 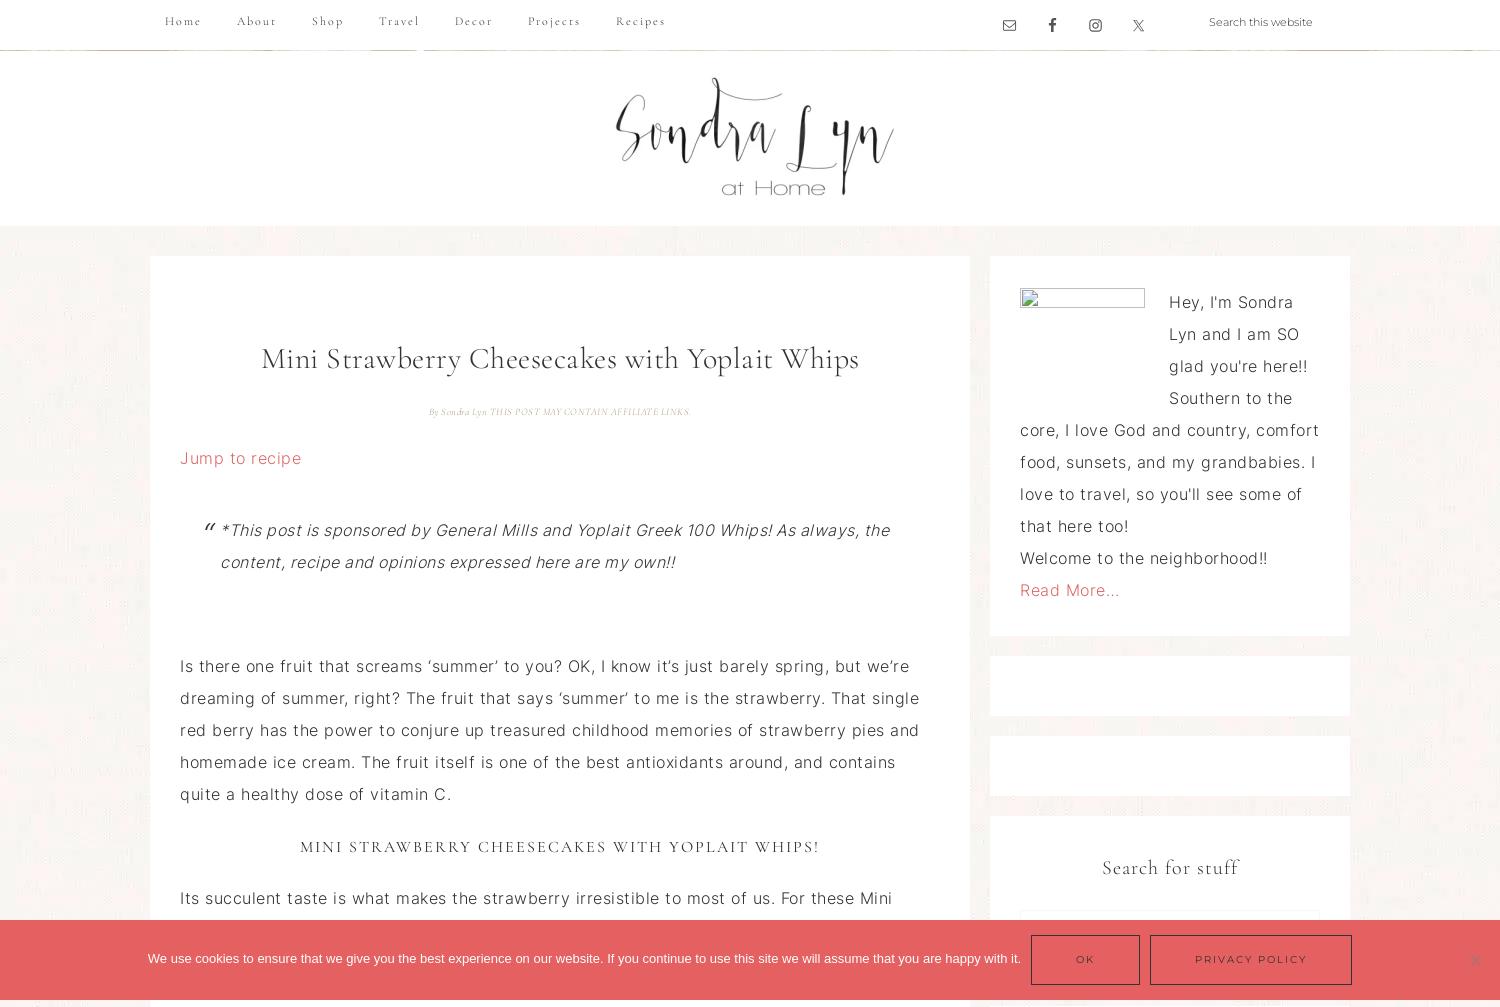 What do you see at coordinates (554, 21) in the screenshot?
I see `'Projects'` at bounding box center [554, 21].